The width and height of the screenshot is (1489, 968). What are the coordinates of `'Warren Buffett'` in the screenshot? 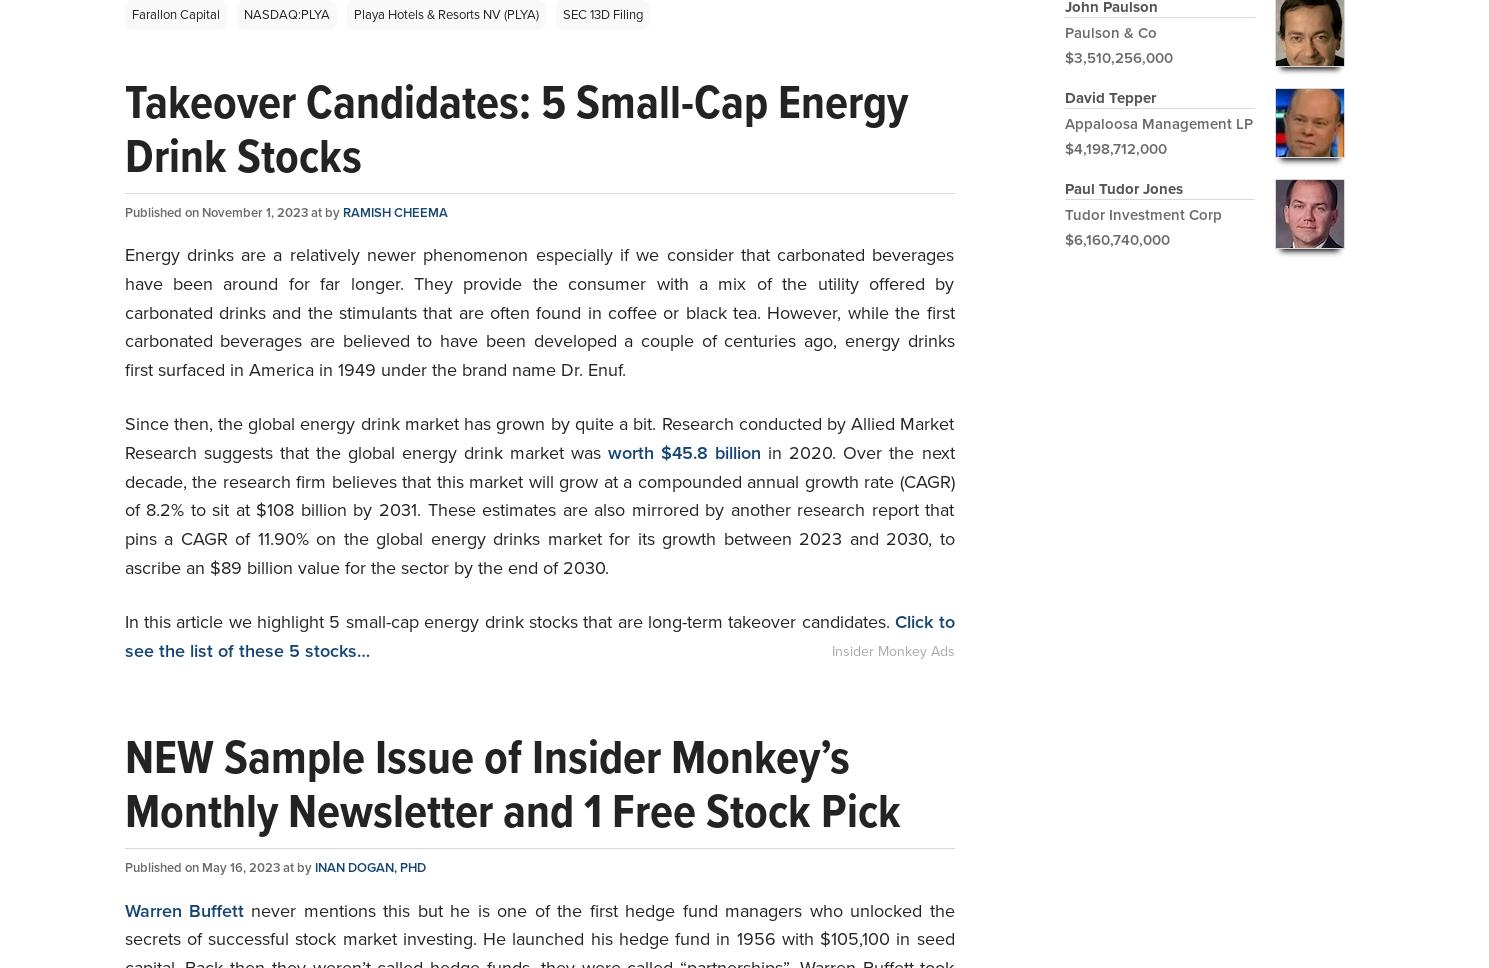 It's located at (183, 910).